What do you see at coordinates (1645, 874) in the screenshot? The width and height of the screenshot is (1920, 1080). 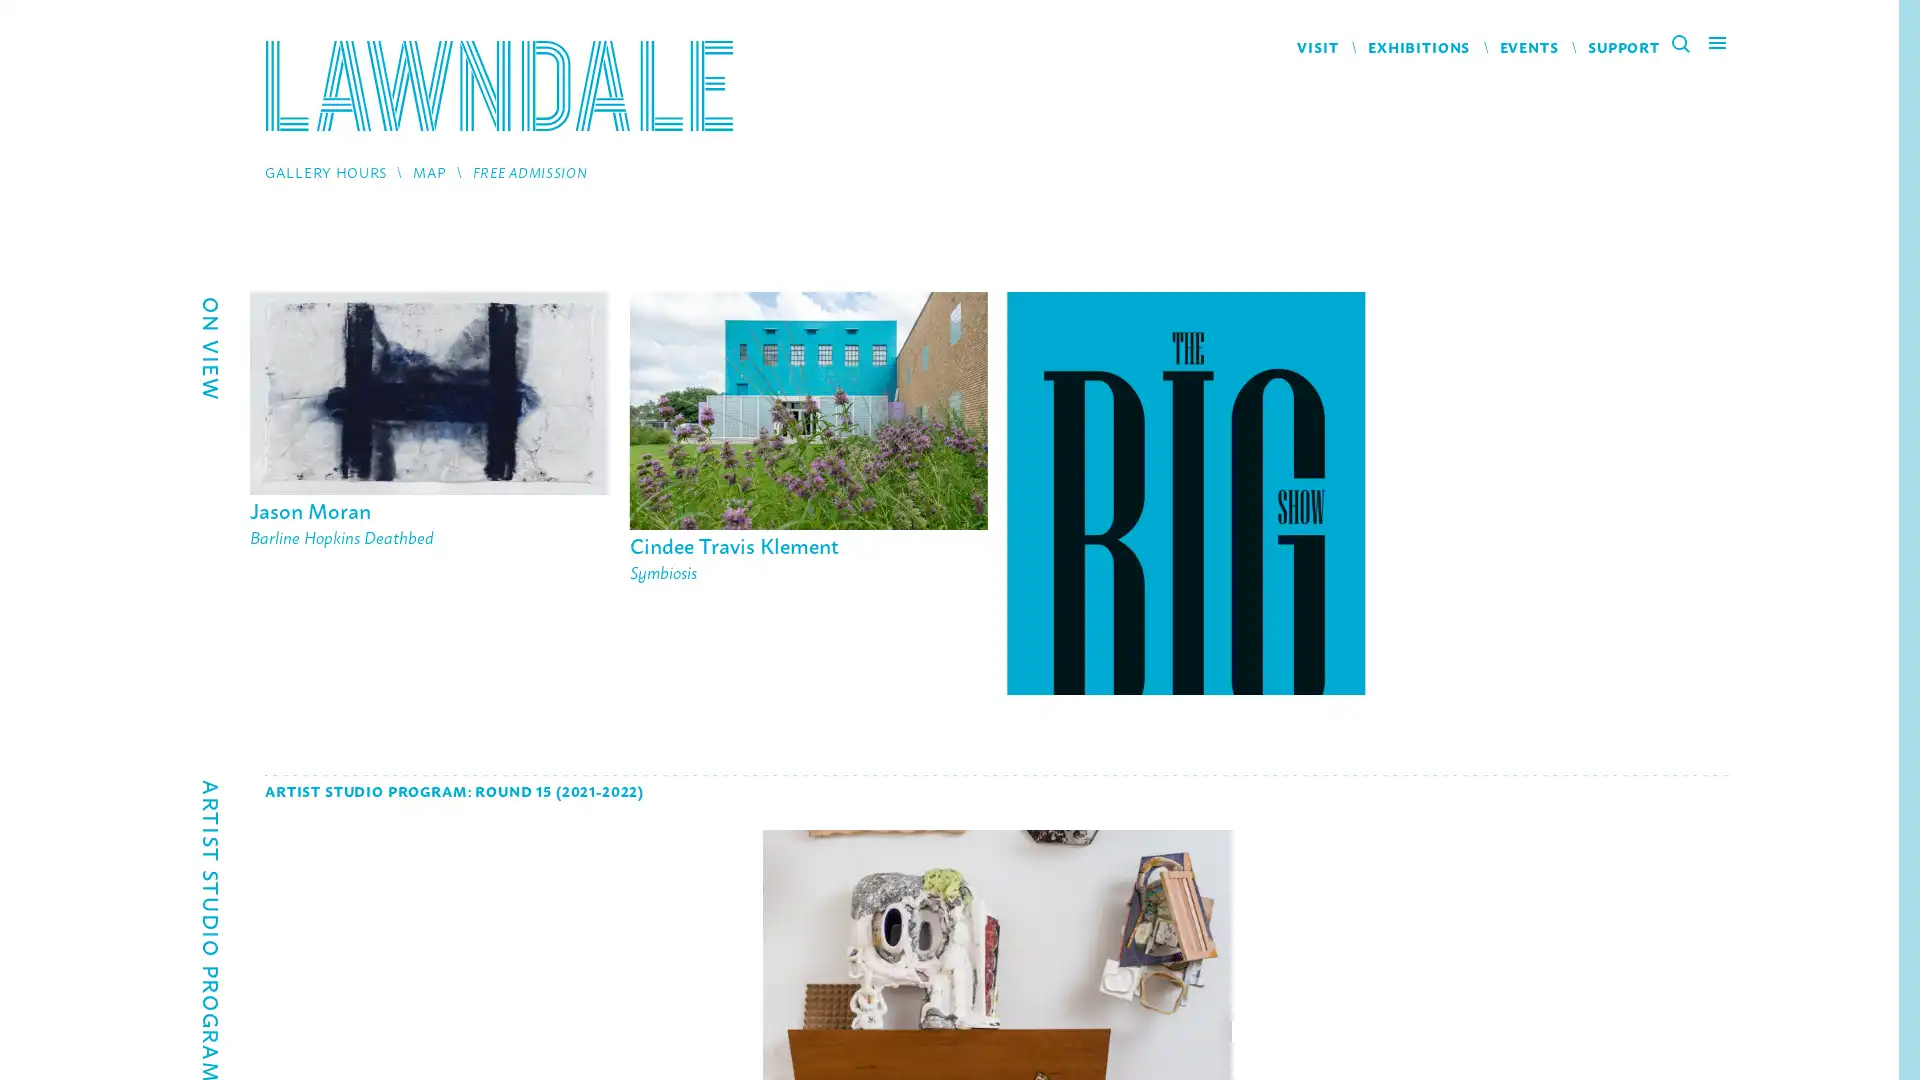 I see `Previous` at bounding box center [1645, 874].